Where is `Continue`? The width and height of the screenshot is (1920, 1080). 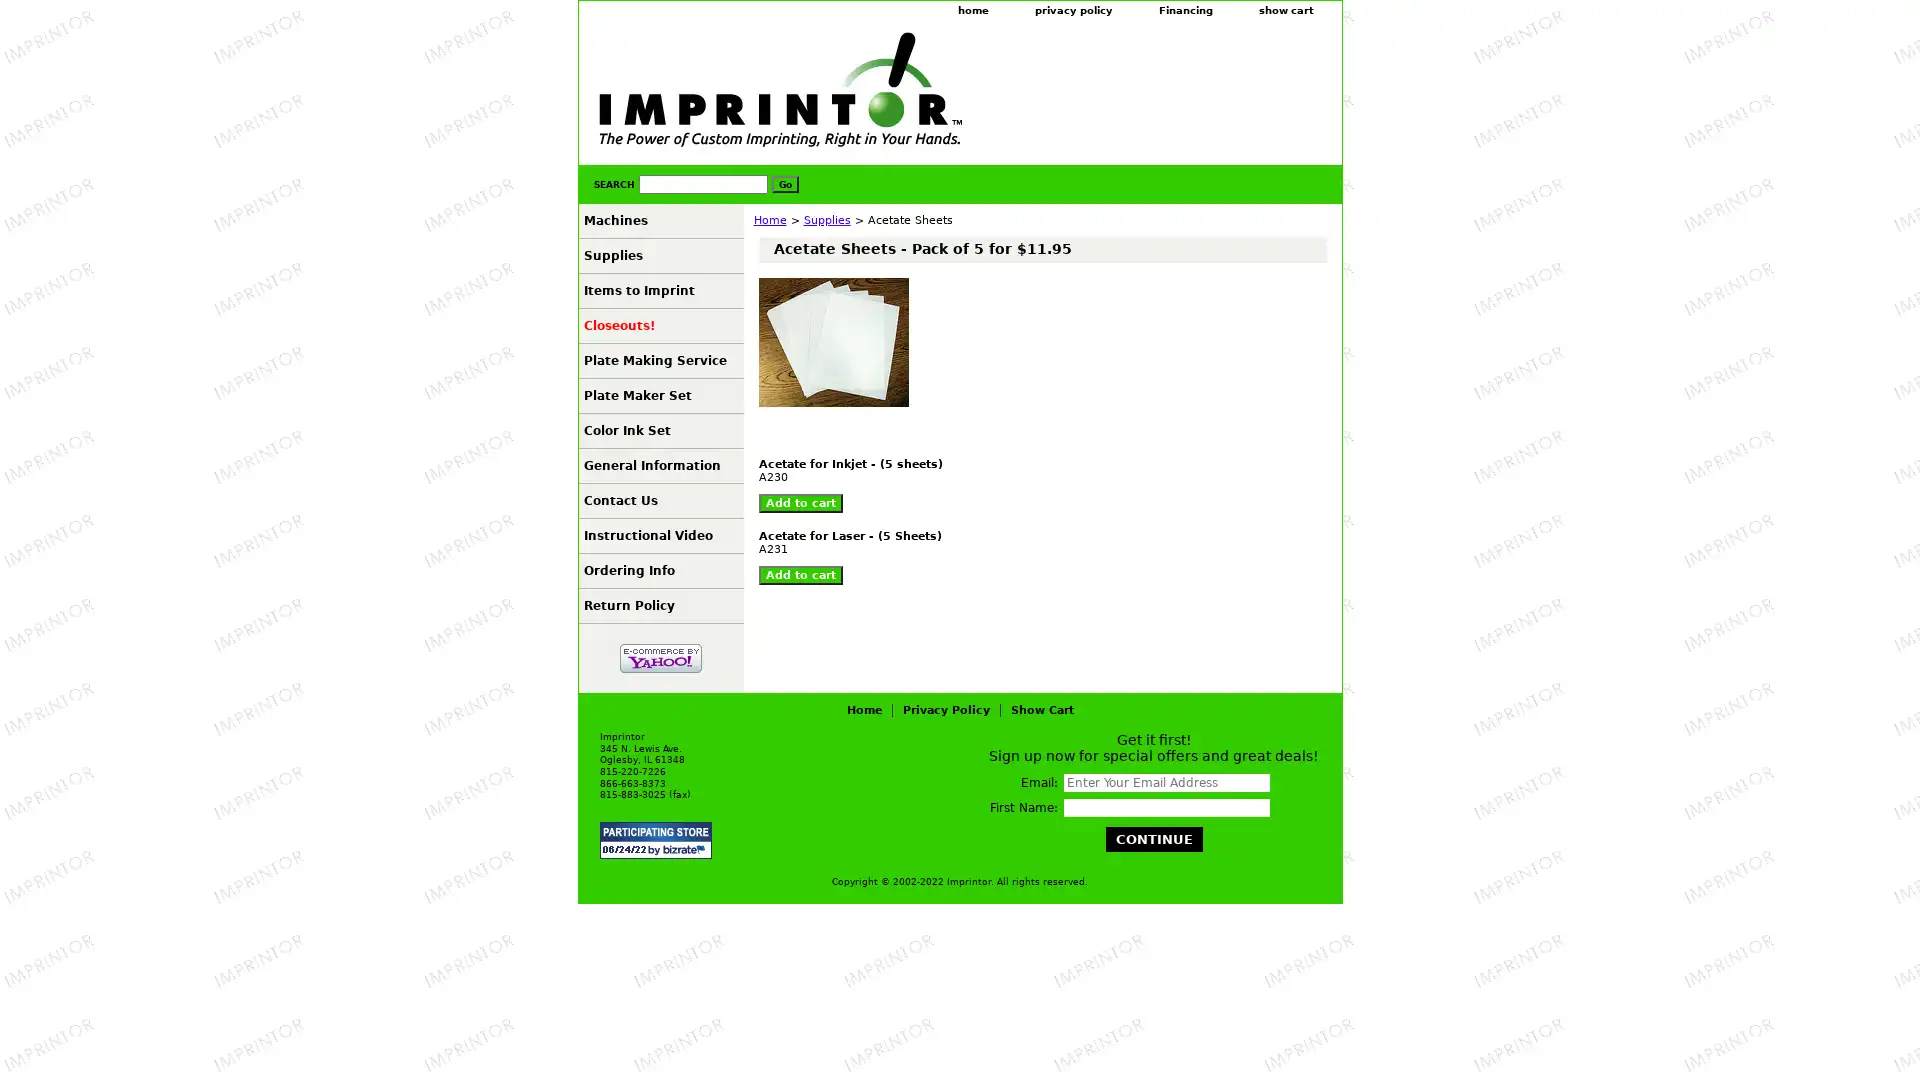
Continue is located at coordinates (1153, 839).